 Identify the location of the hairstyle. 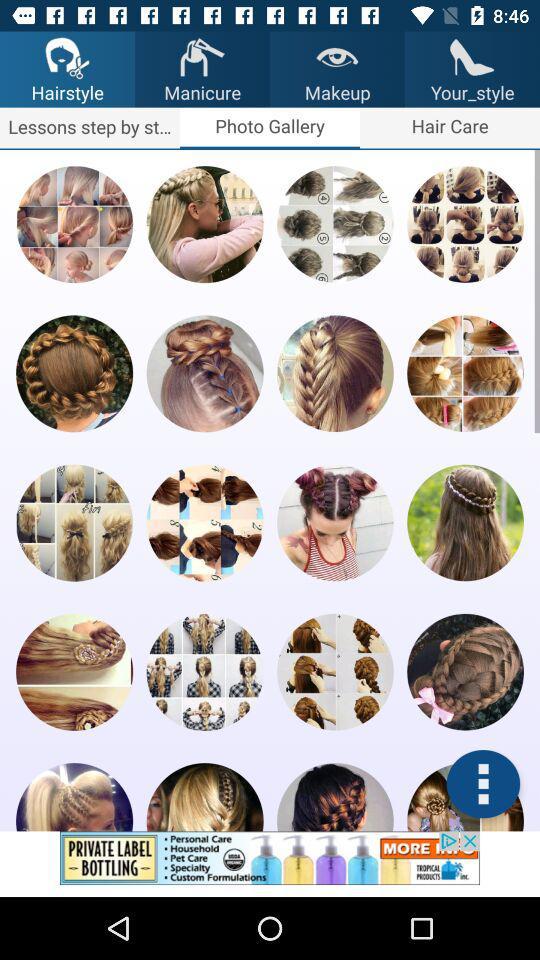
(335, 521).